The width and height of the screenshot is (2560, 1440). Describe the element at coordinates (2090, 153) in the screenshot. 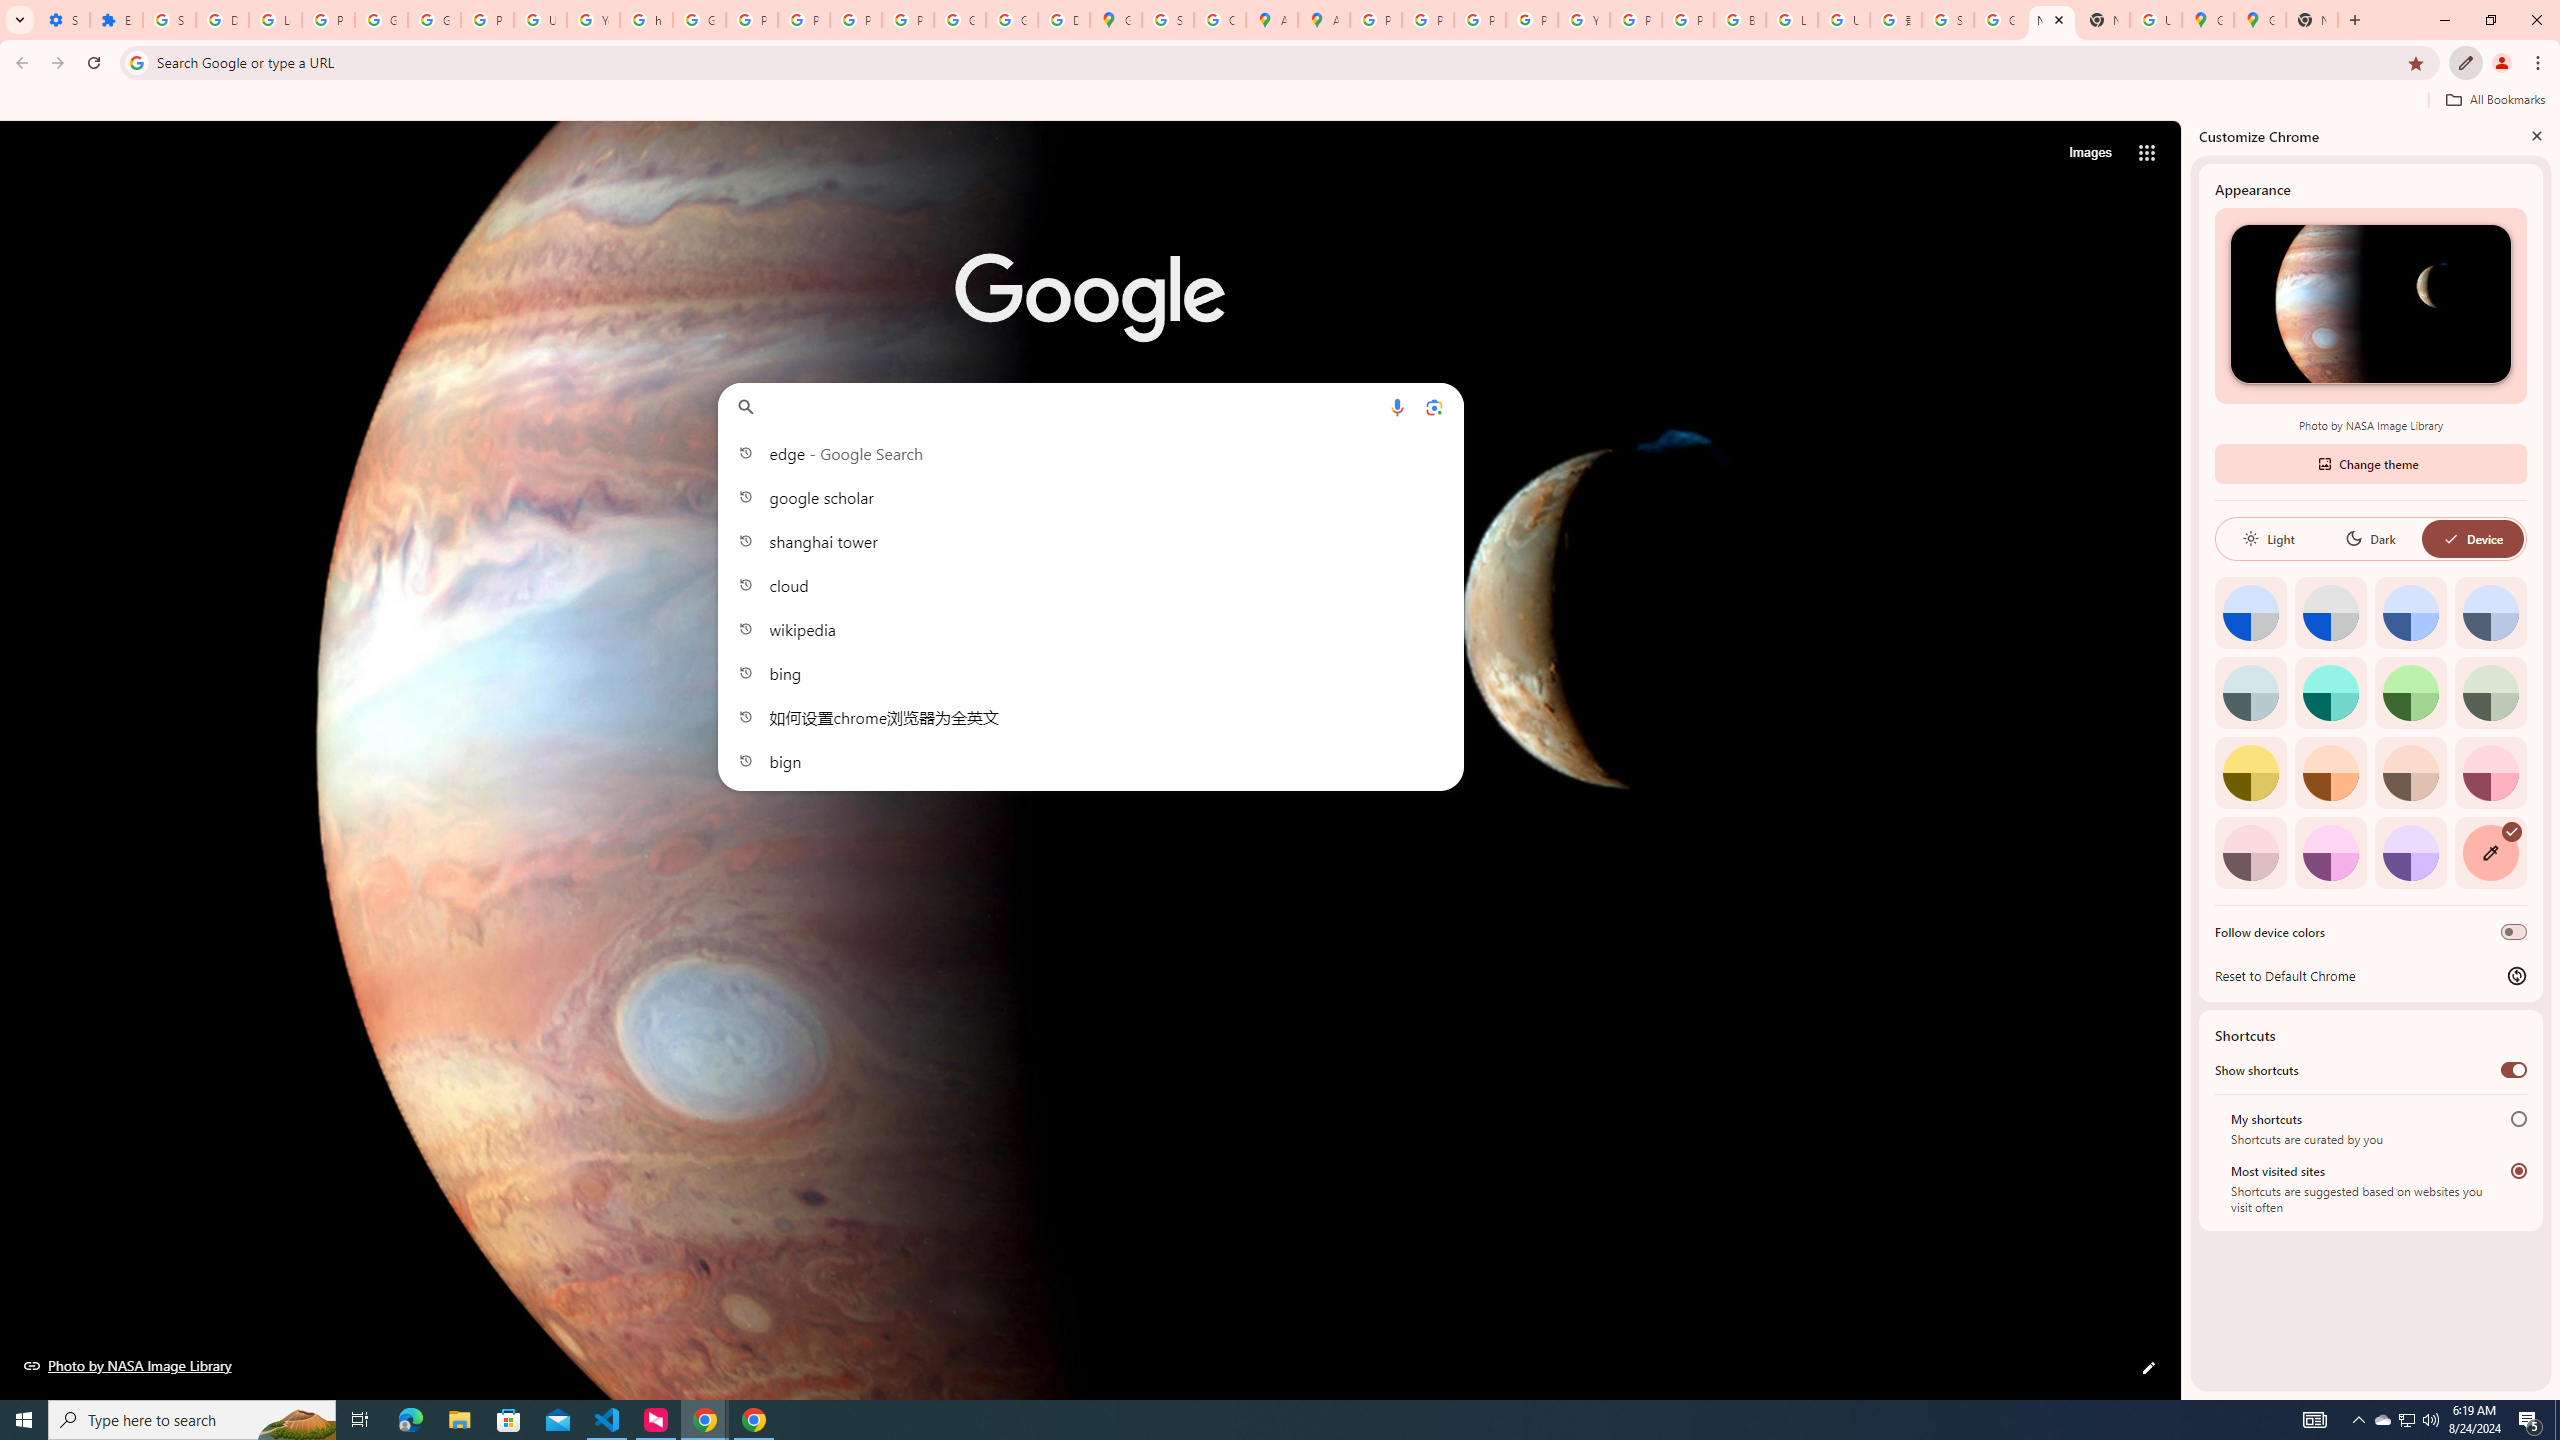

I see `'Search for Images '` at that location.